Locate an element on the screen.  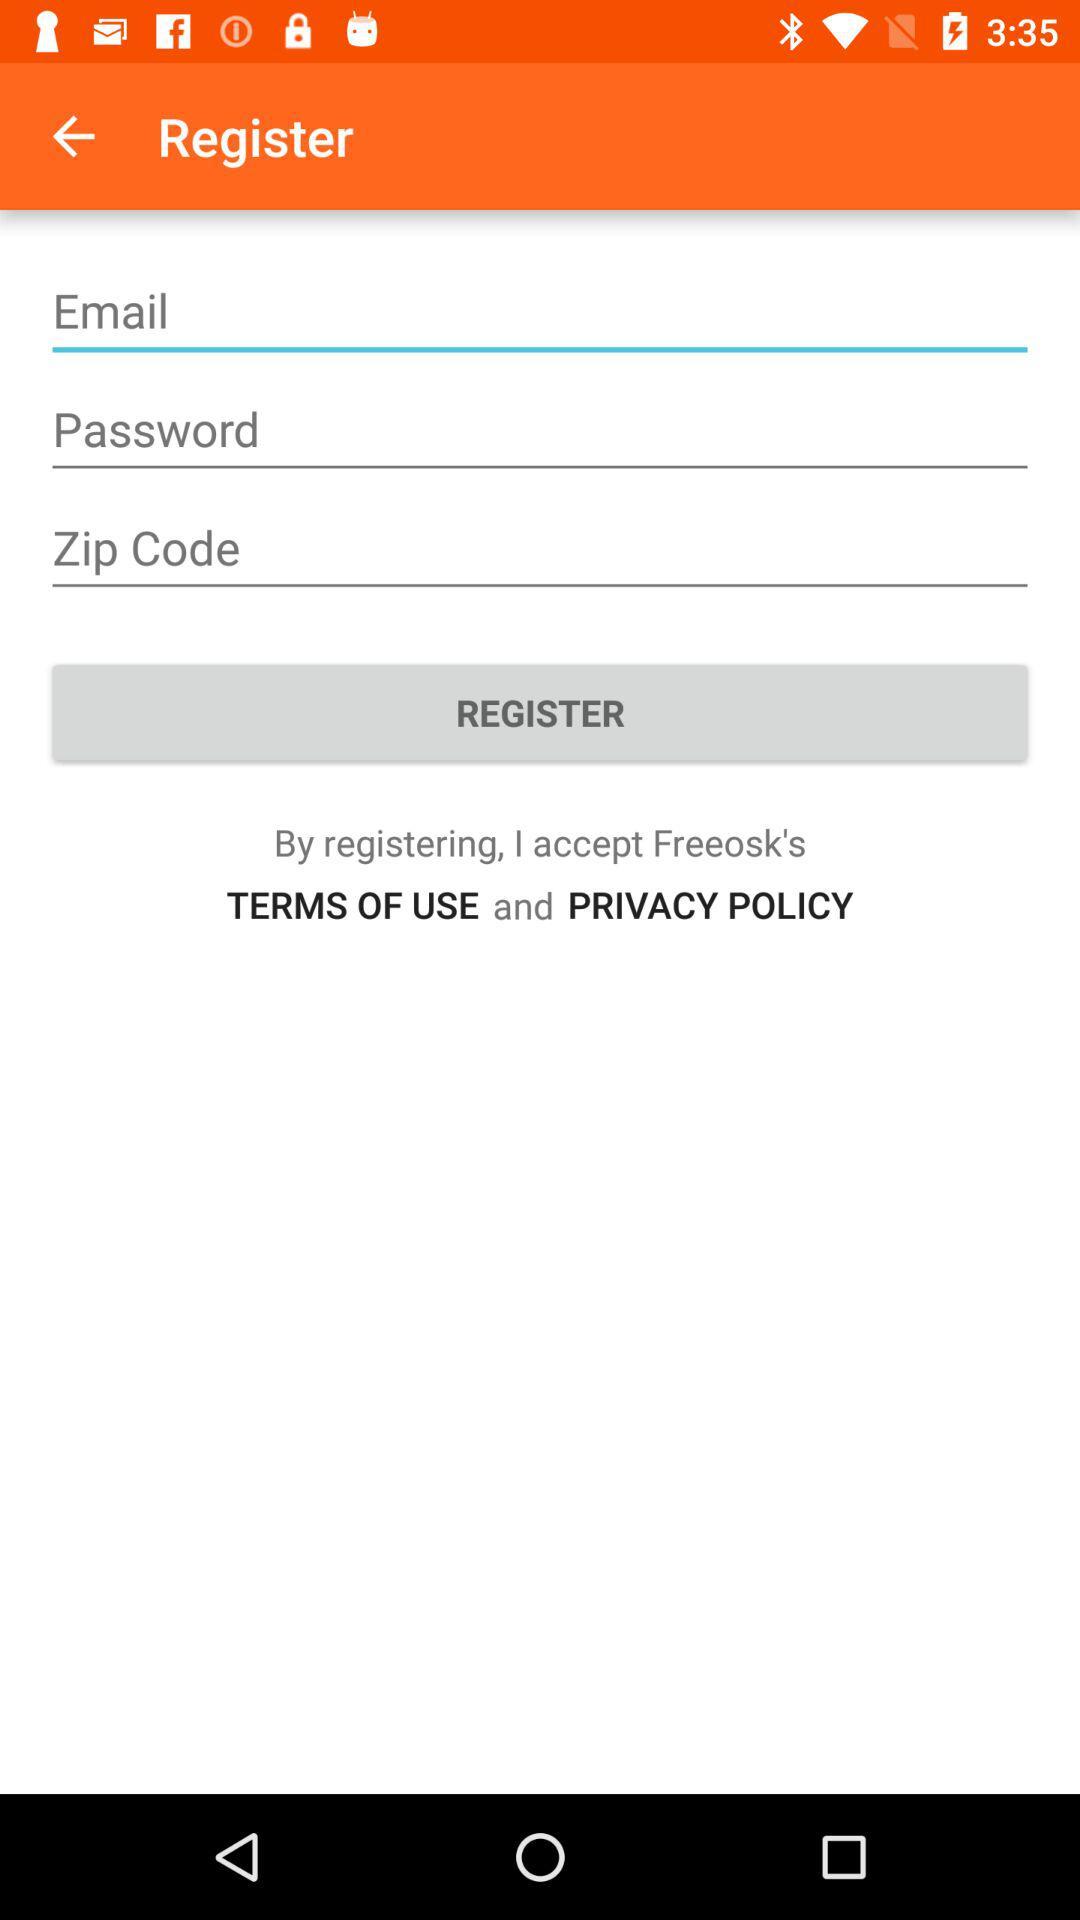
terms of use icon is located at coordinates (351, 903).